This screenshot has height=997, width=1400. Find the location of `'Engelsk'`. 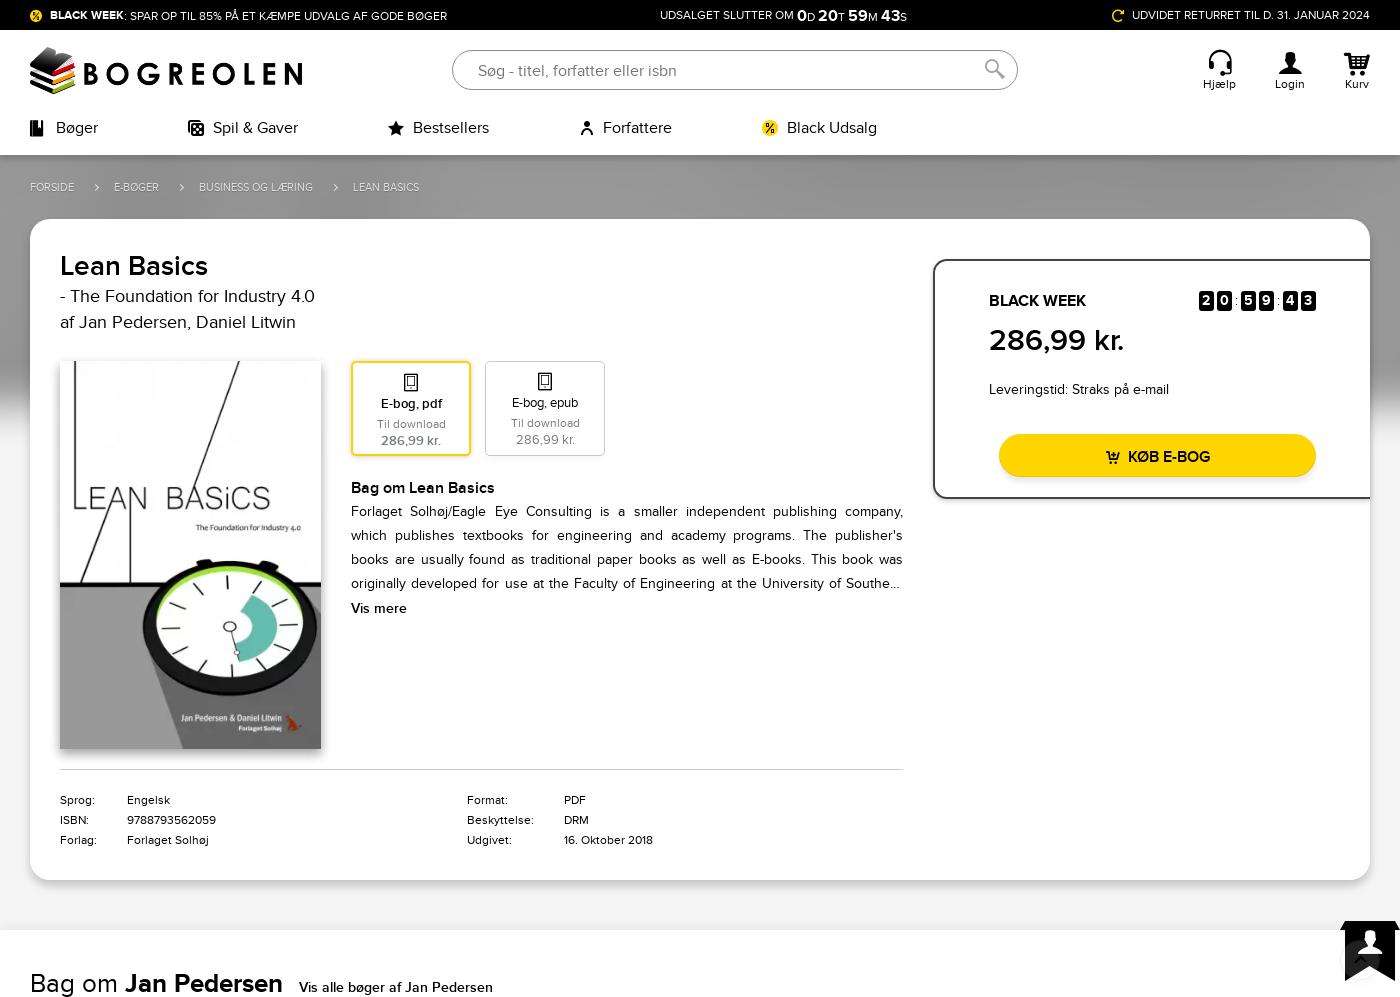

'Engelsk' is located at coordinates (148, 798).